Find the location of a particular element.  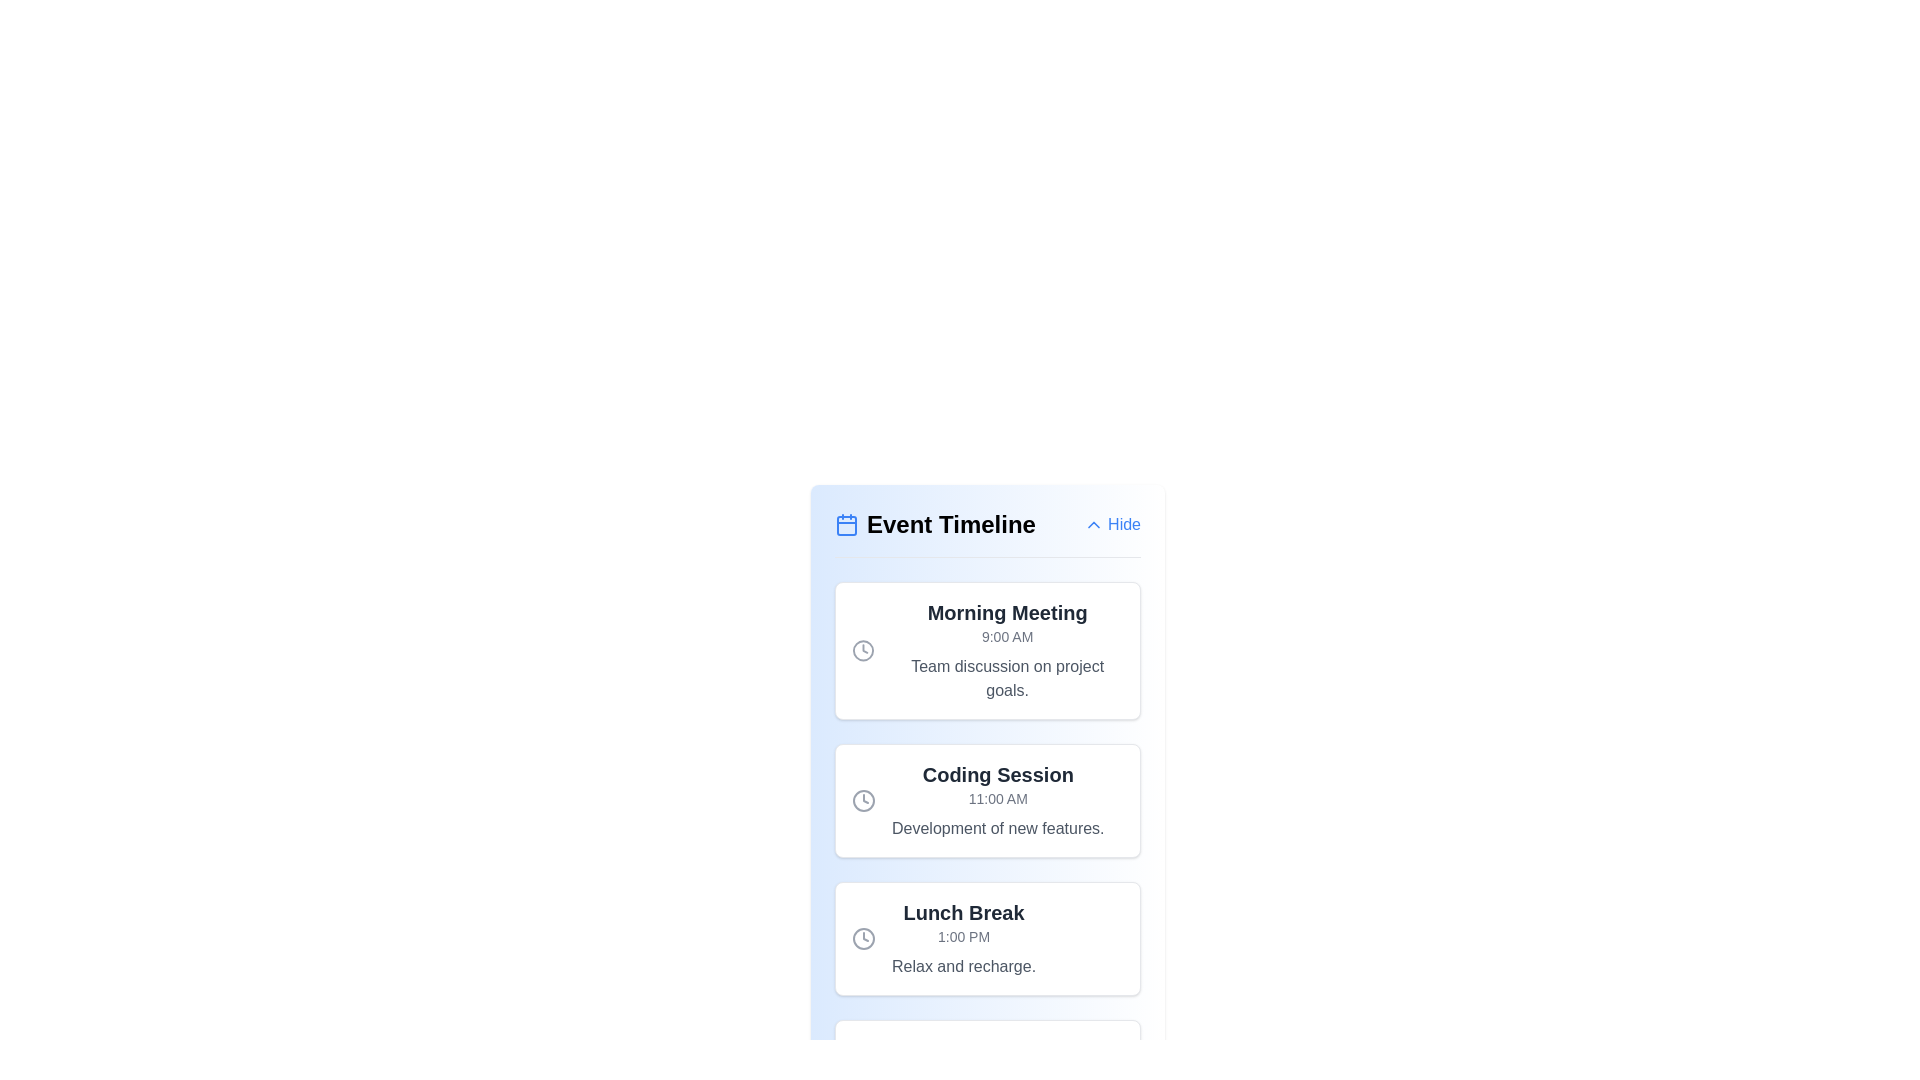

the calendar icon with a blue outline located to the left of the 'Event Timeline' text in the header section is located at coordinates (846, 523).